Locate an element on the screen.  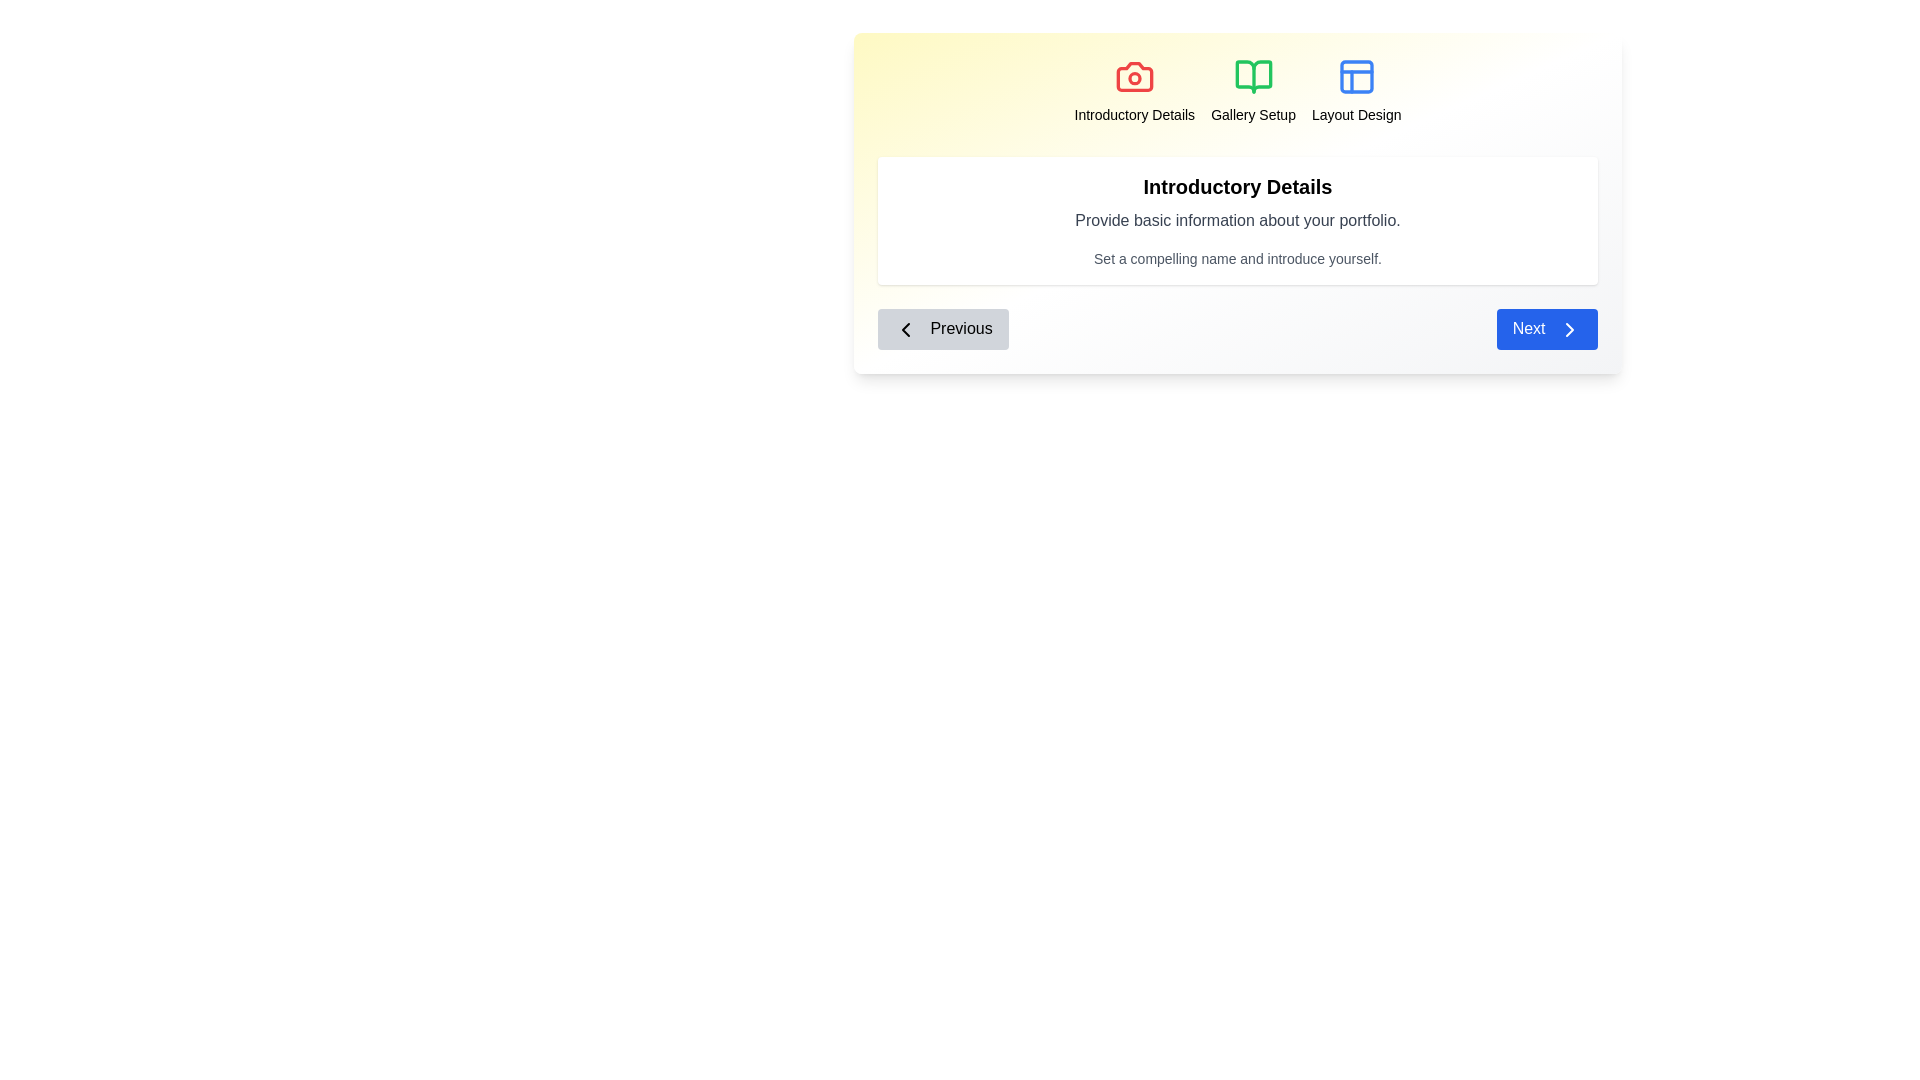
the Navigation Button, which is the third item in the horizontal menu is located at coordinates (1356, 91).